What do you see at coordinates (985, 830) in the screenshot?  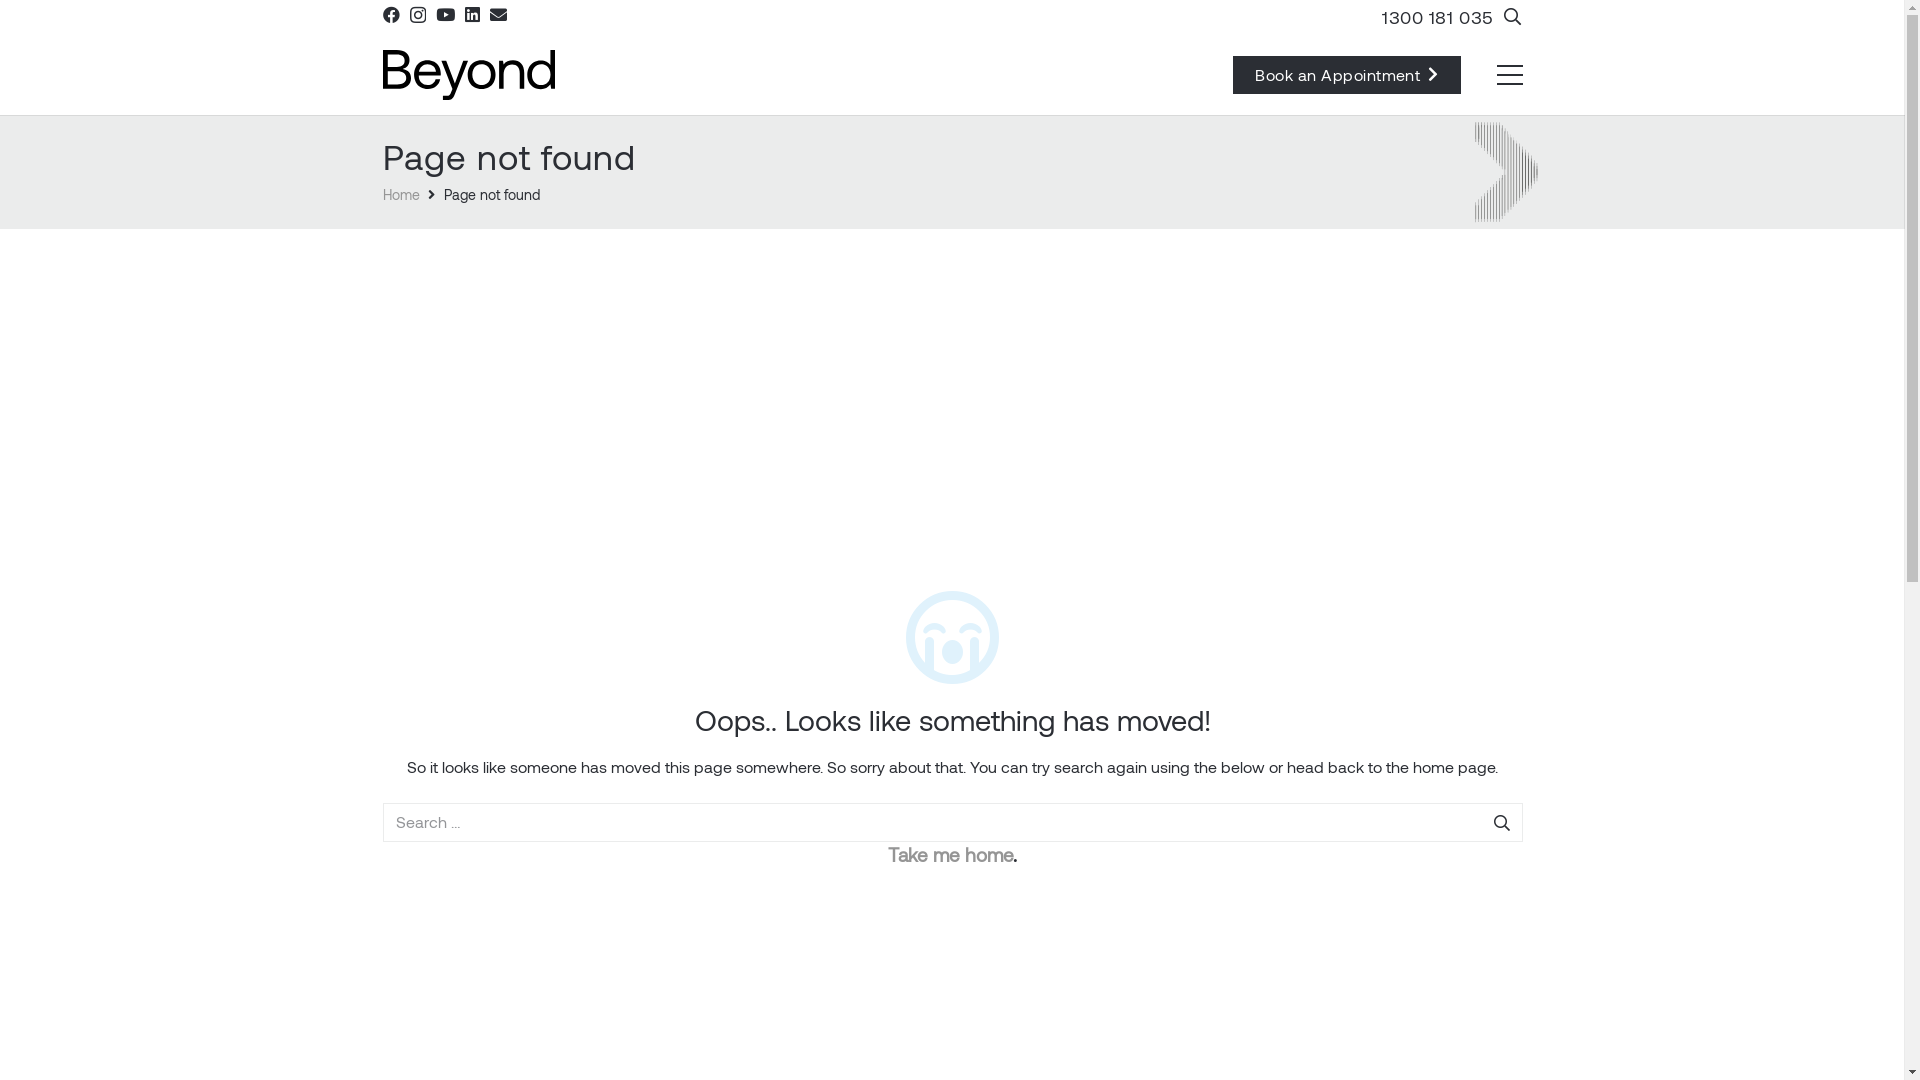 I see `'Locations'` at bounding box center [985, 830].